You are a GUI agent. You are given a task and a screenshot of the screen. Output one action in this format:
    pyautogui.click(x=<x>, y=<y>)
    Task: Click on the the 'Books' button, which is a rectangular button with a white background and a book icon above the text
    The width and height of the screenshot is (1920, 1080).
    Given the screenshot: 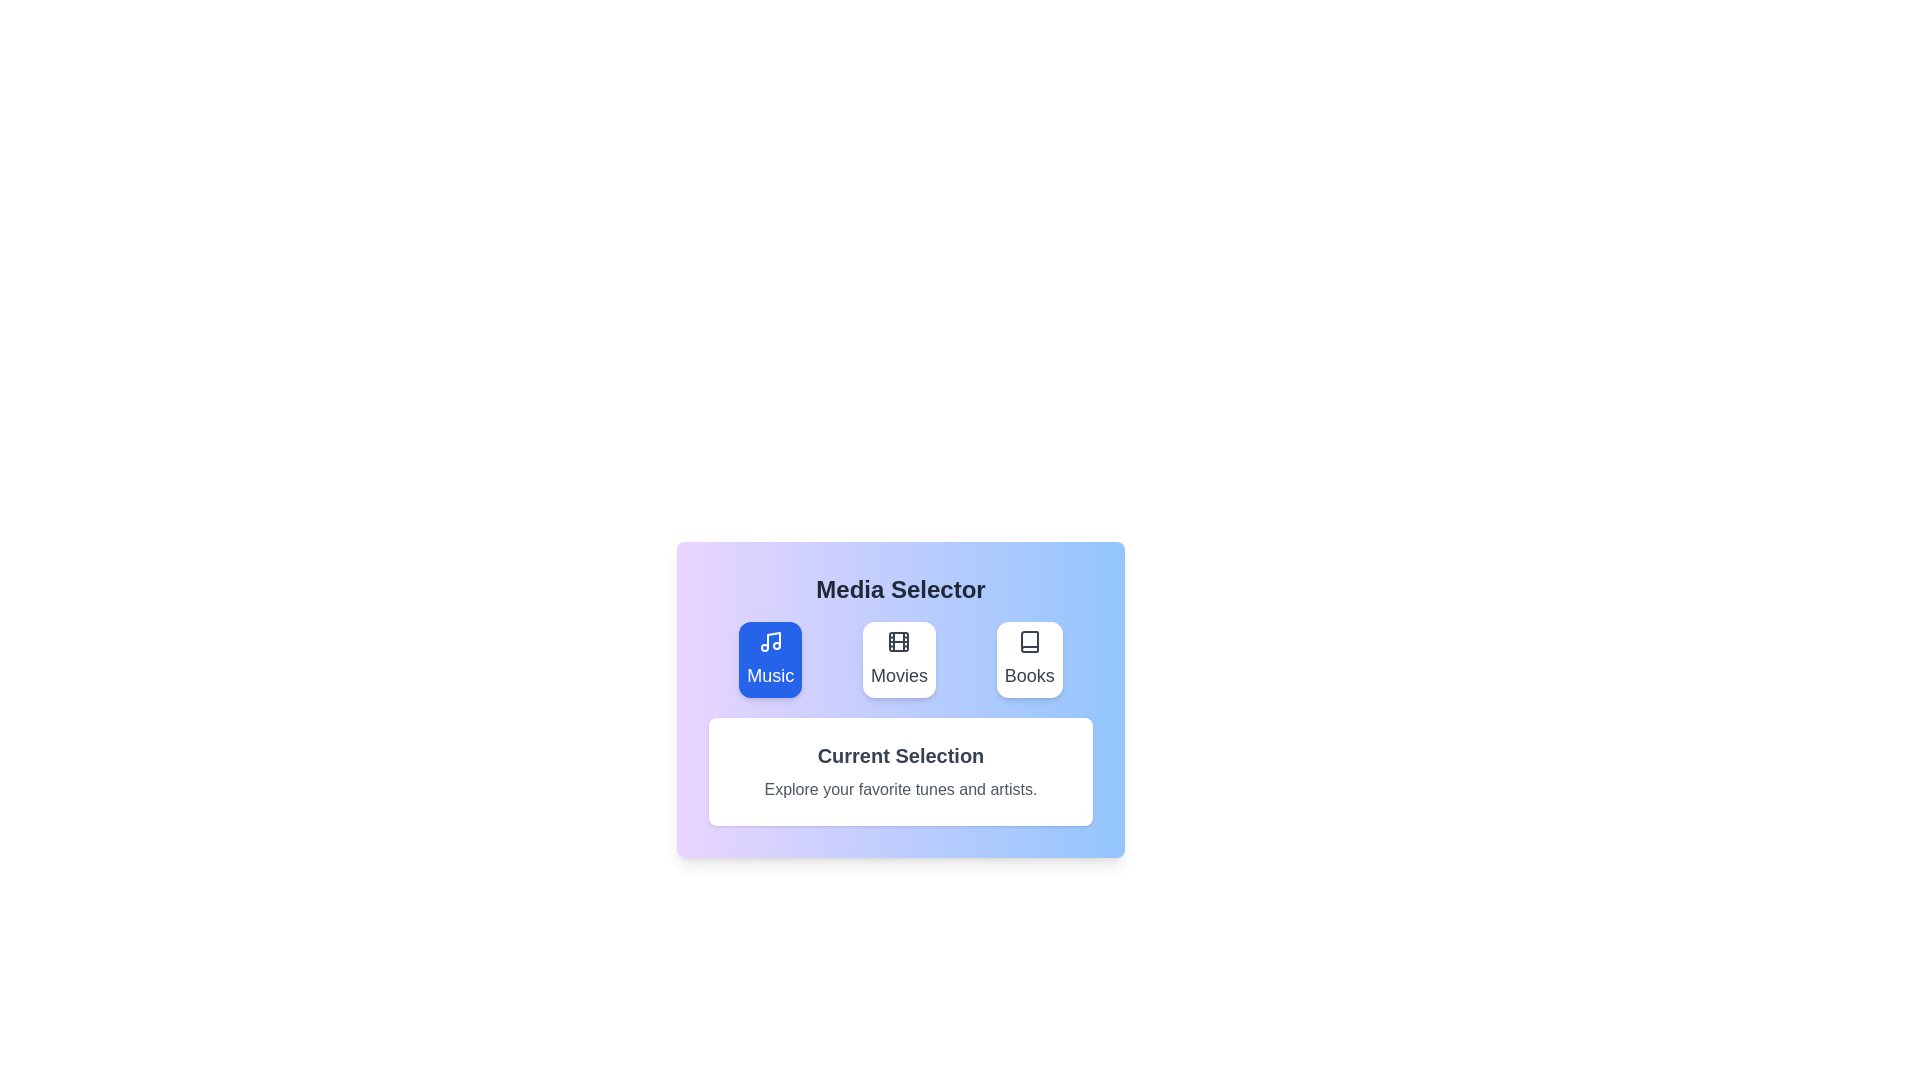 What is the action you would take?
    pyautogui.click(x=1029, y=659)
    